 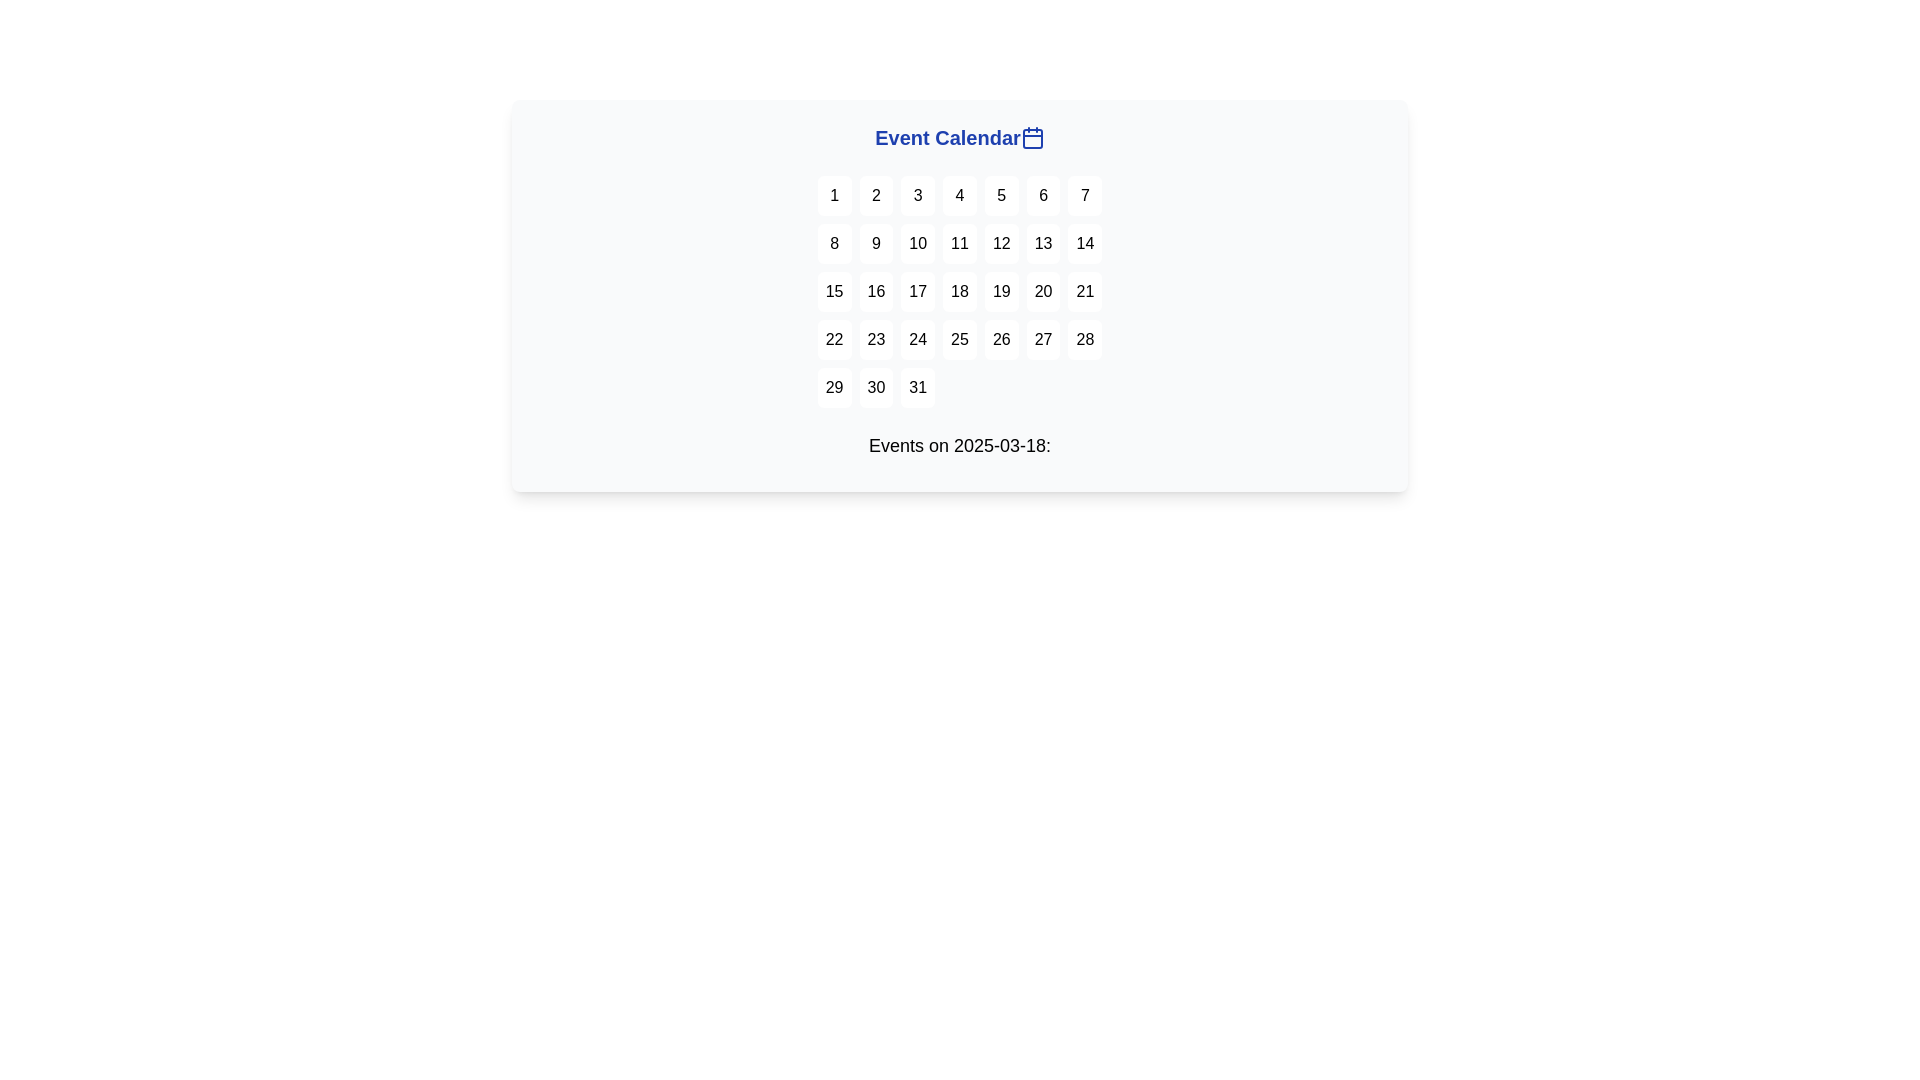 What do you see at coordinates (876, 242) in the screenshot?
I see `the selectable day button representing the number '9' in the calendar grid, located in the second row and second column, between buttons '8' and '10'` at bounding box center [876, 242].